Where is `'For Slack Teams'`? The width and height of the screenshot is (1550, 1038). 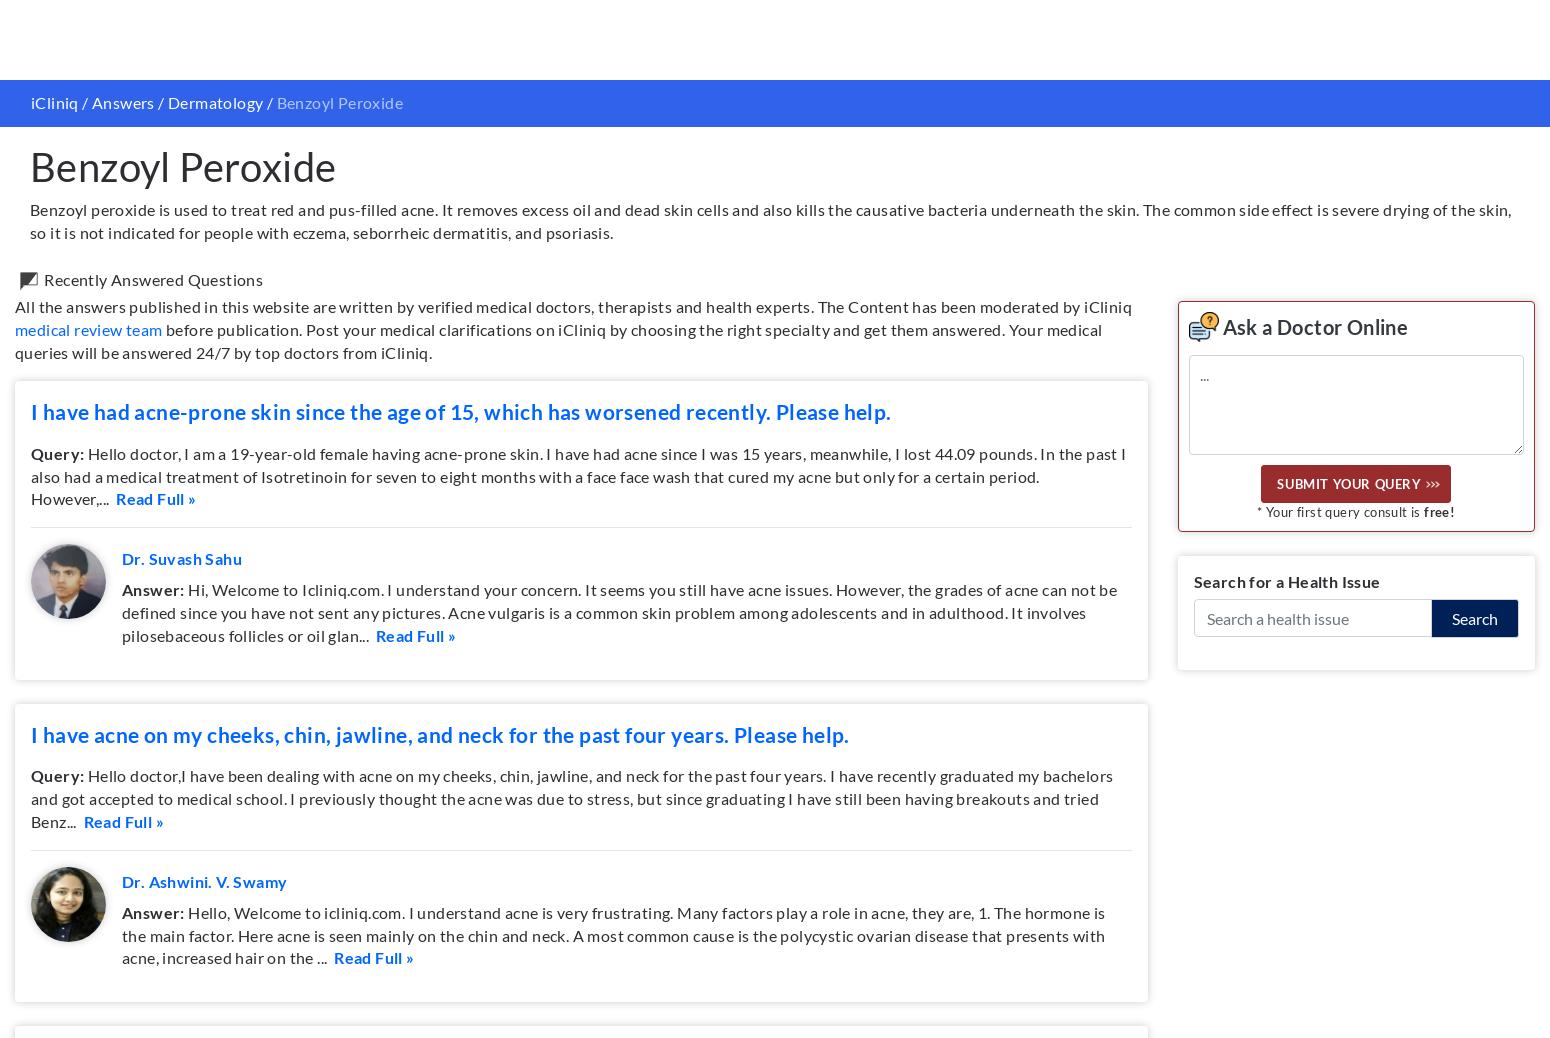 'For Slack Teams' is located at coordinates (1130, 745).